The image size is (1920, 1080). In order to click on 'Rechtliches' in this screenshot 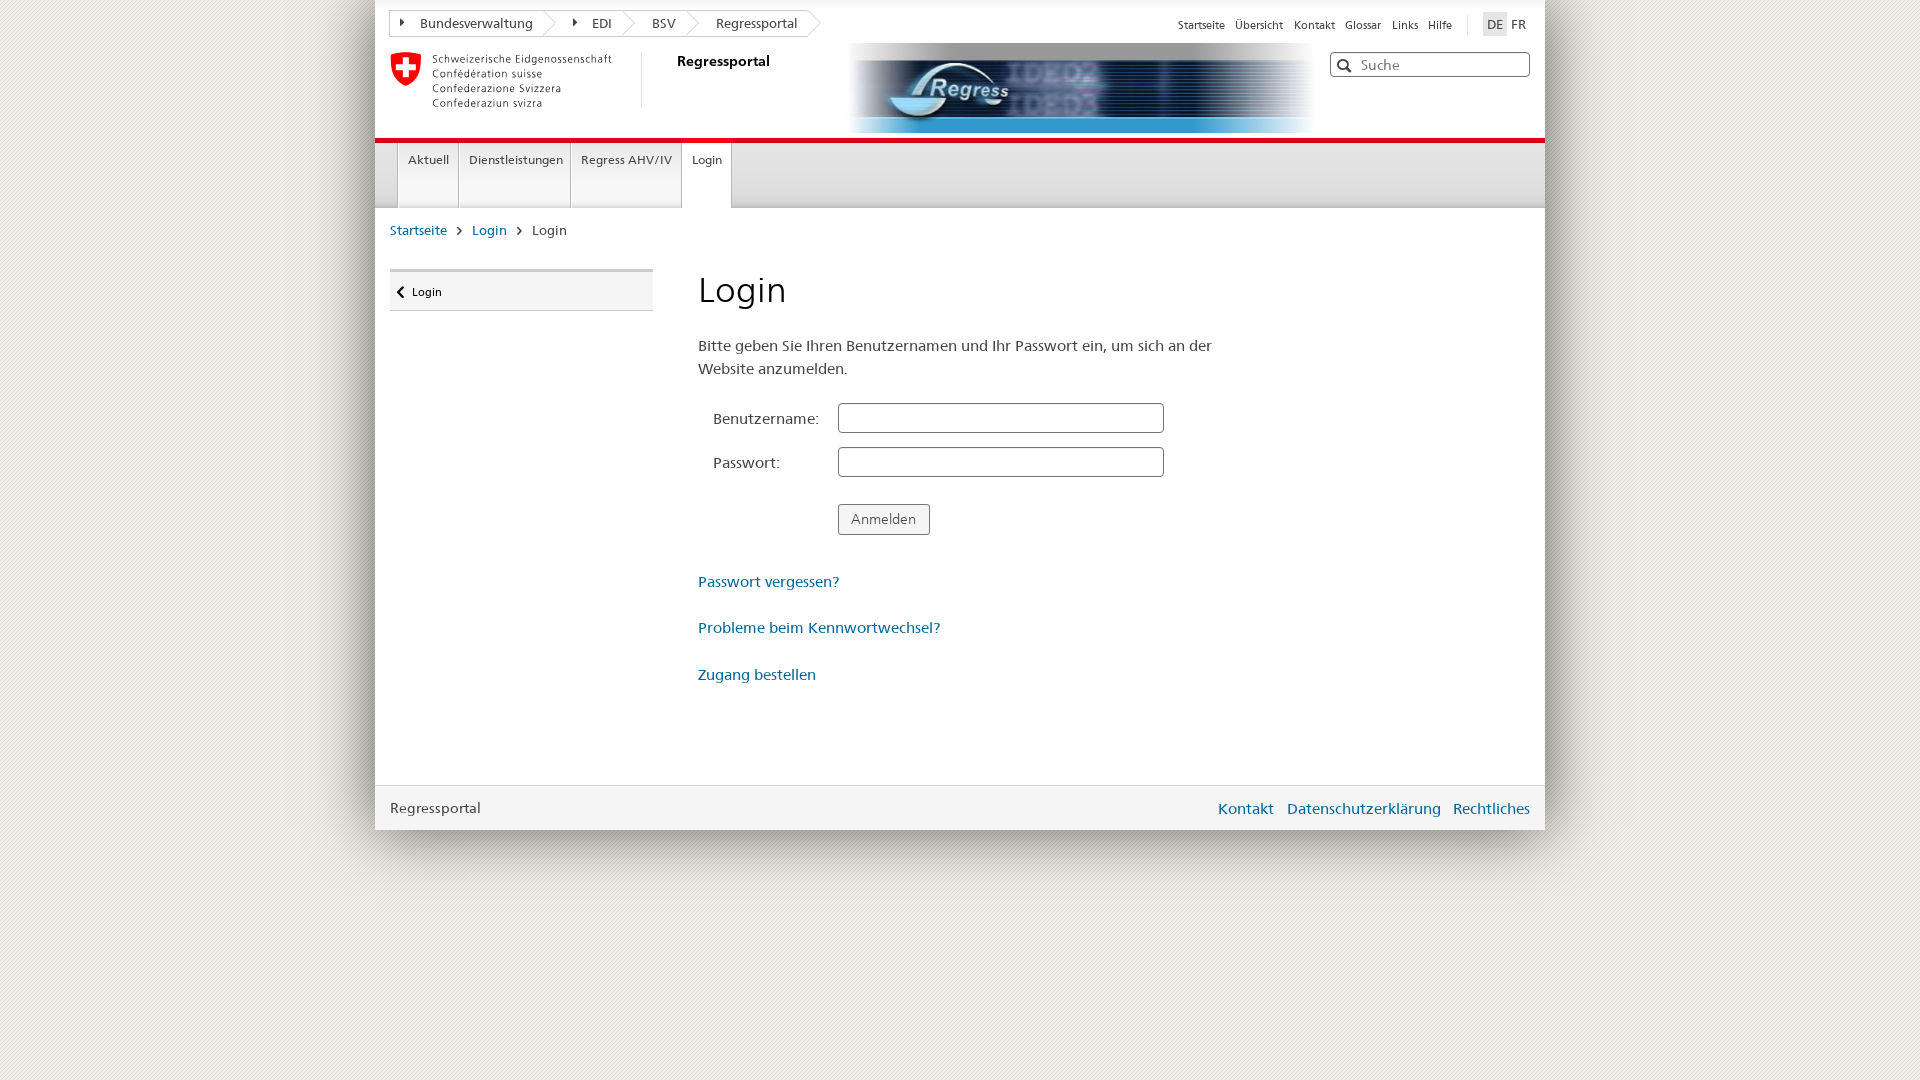, I will do `click(1491, 807)`.